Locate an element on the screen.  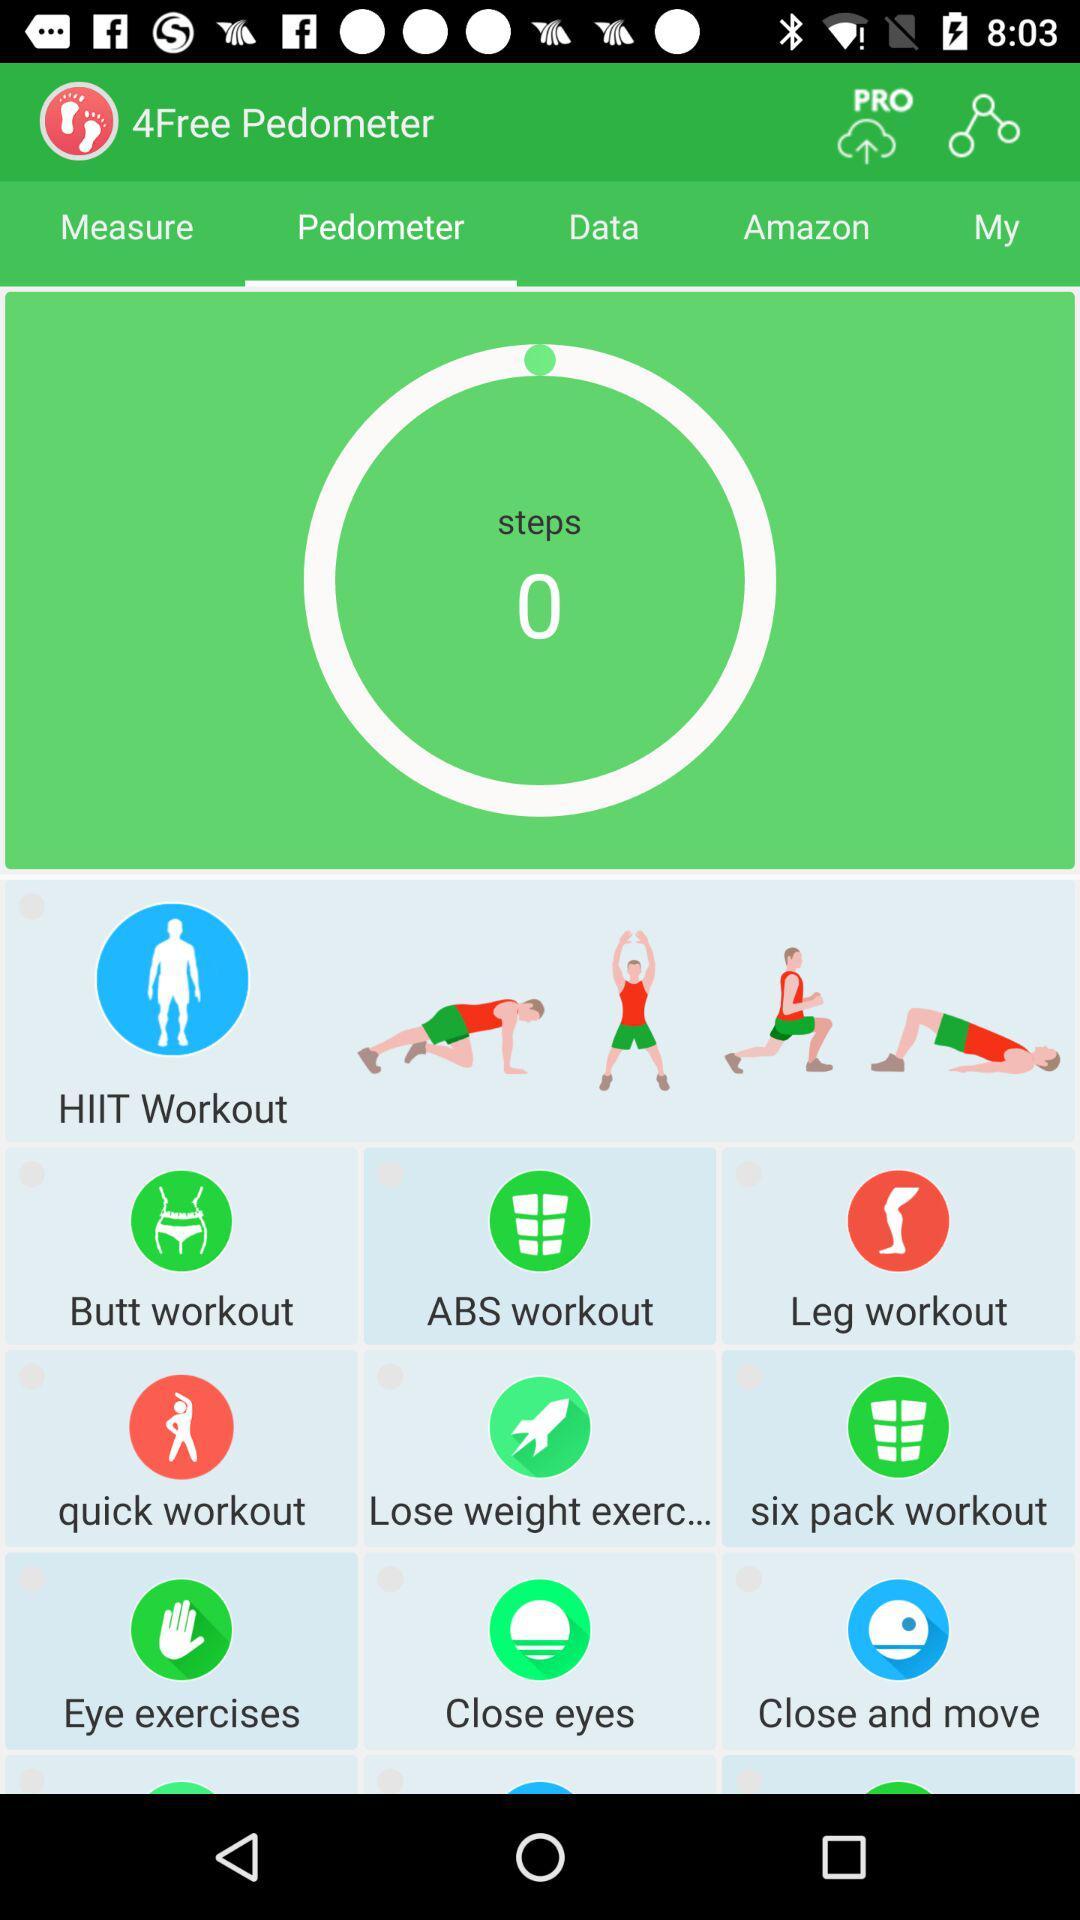
the measure app is located at coordinates (126, 243).